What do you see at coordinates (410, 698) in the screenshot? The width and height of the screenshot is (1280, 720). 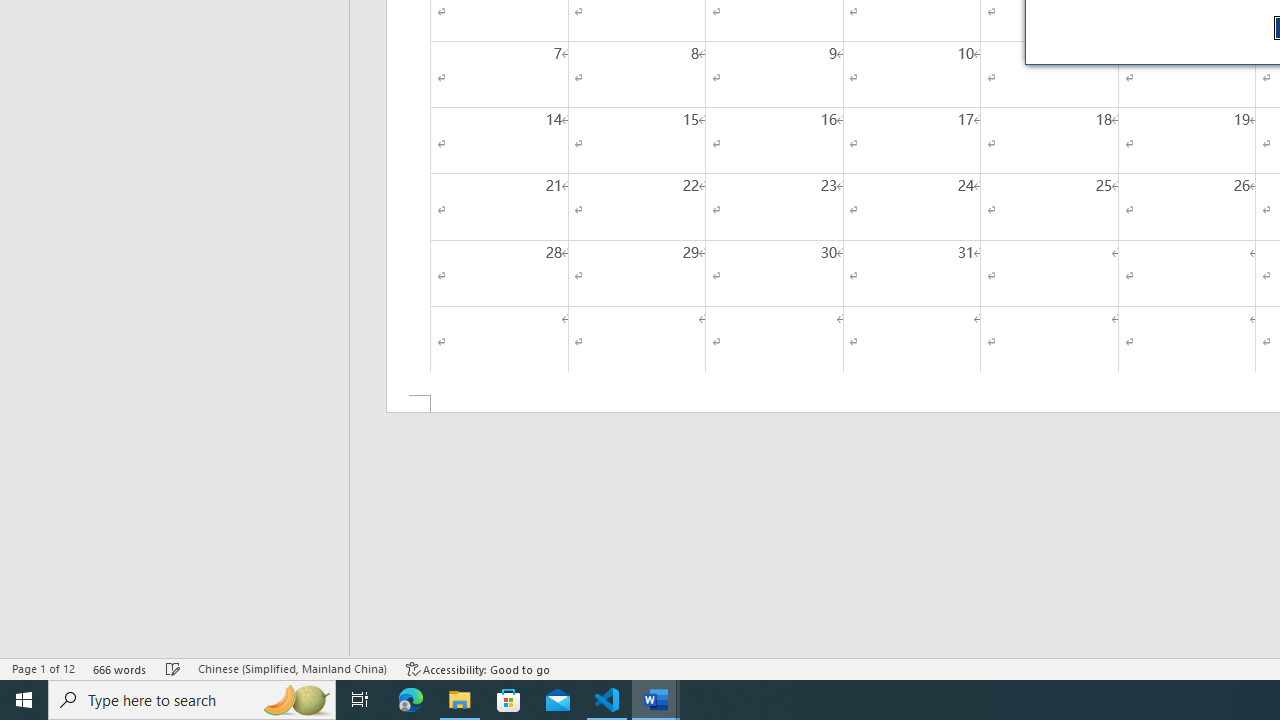 I see `'Microsoft Edge'` at bounding box center [410, 698].